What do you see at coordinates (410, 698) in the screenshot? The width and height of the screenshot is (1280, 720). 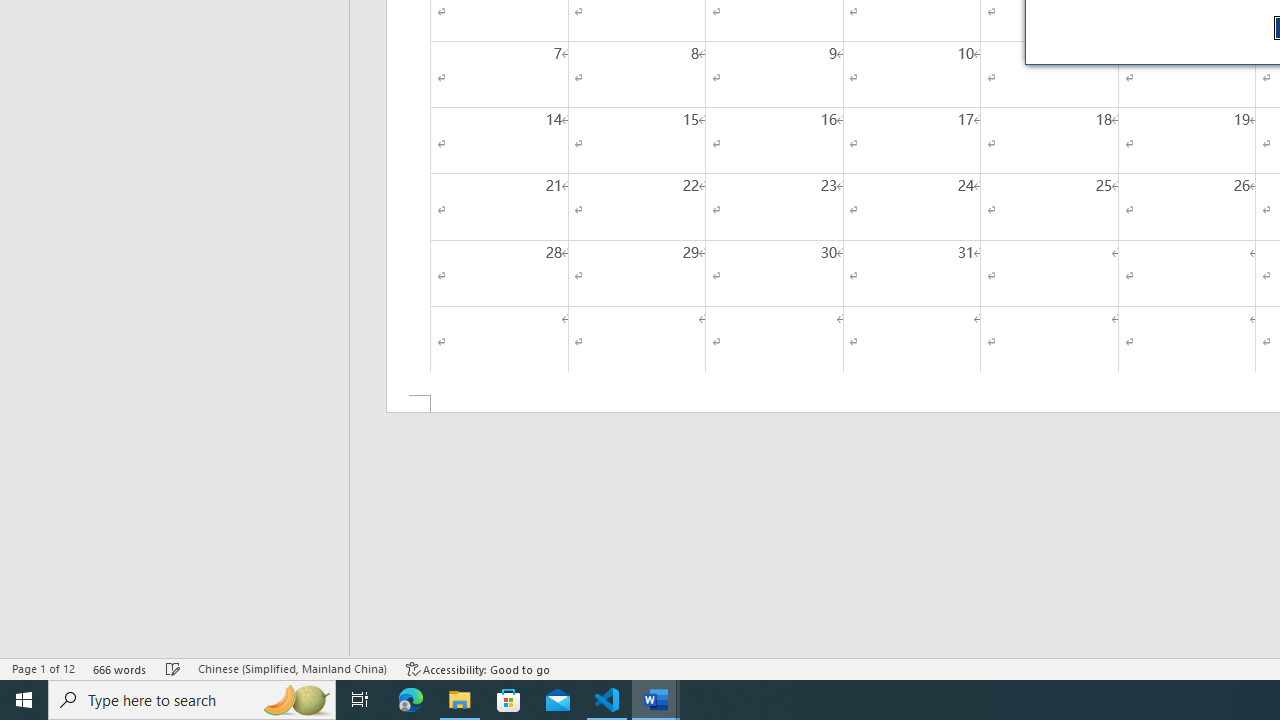 I see `'Microsoft Edge'` at bounding box center [410, 698].